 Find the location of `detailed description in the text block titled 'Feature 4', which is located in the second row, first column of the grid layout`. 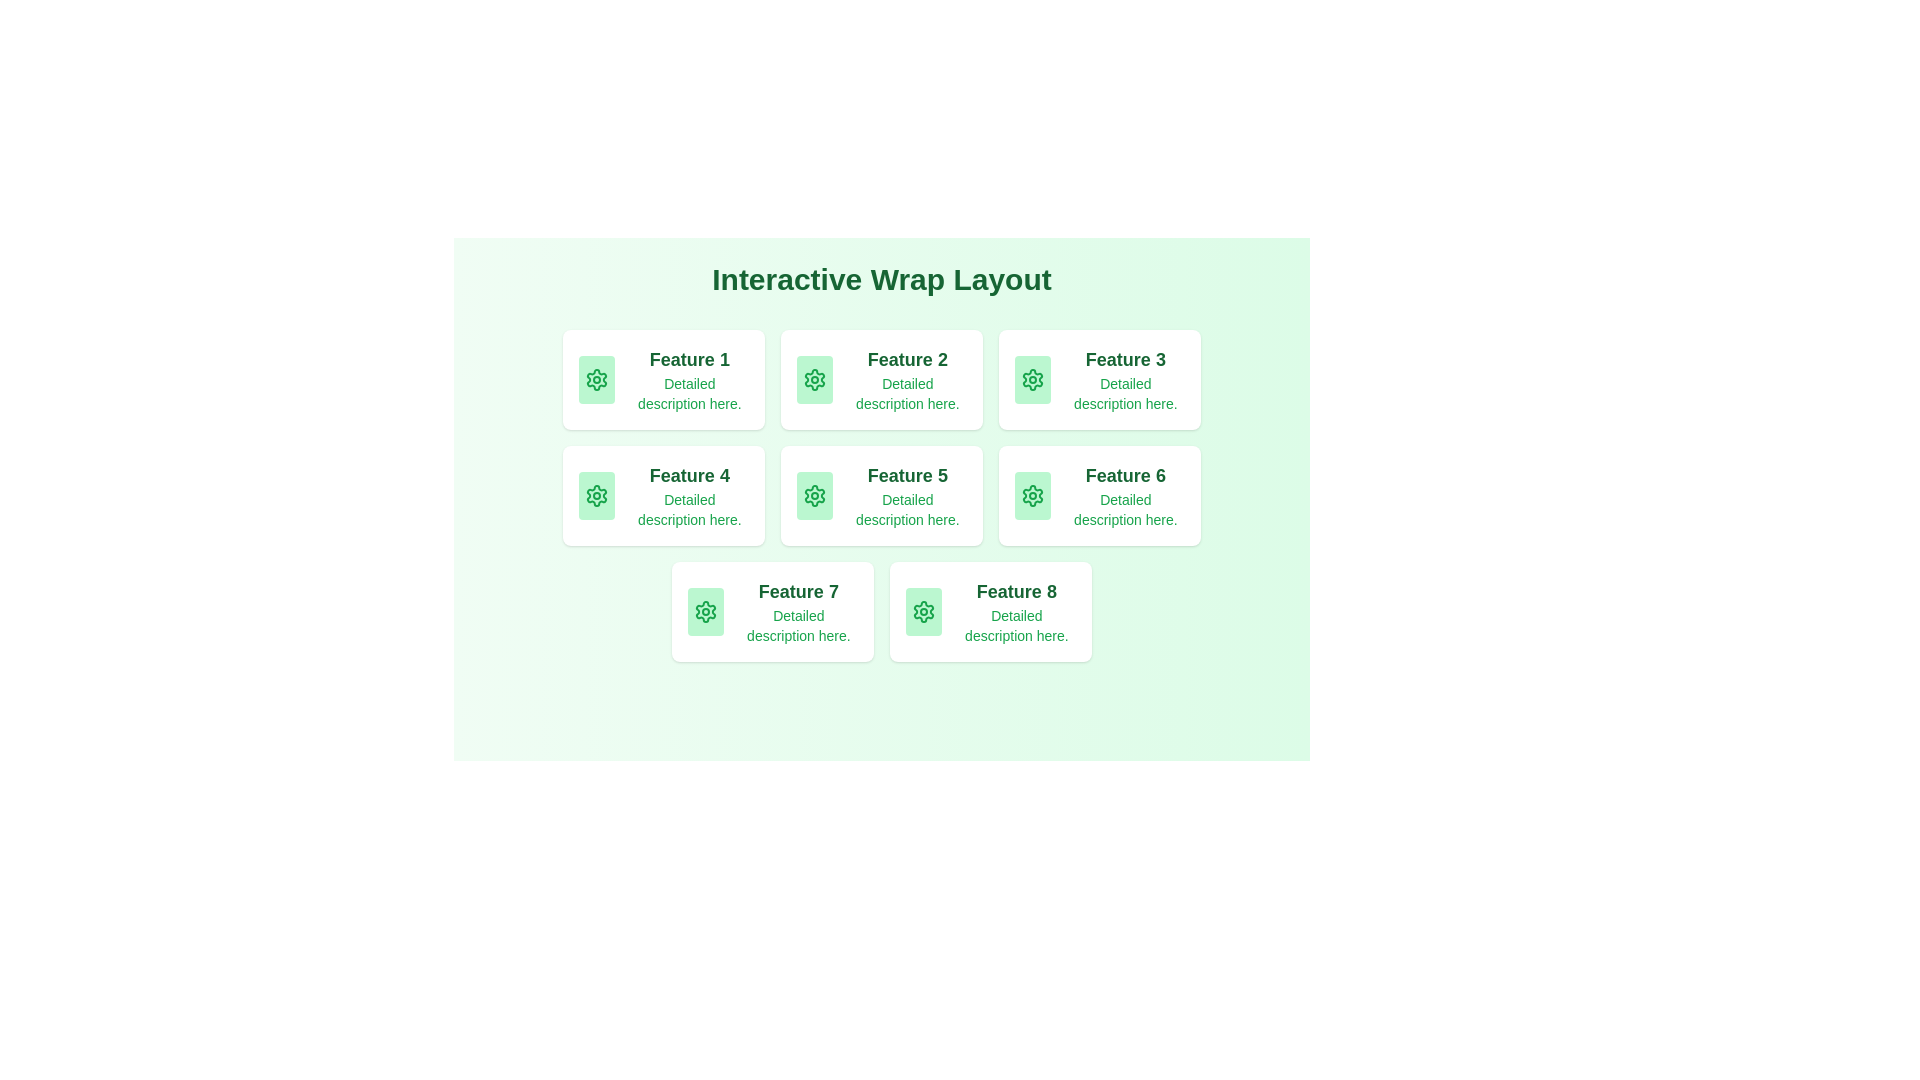

detailed description in the text block titled 'Feature 4', which is located in the second row, first column of the grid layout is located at coordinates (689, 495).